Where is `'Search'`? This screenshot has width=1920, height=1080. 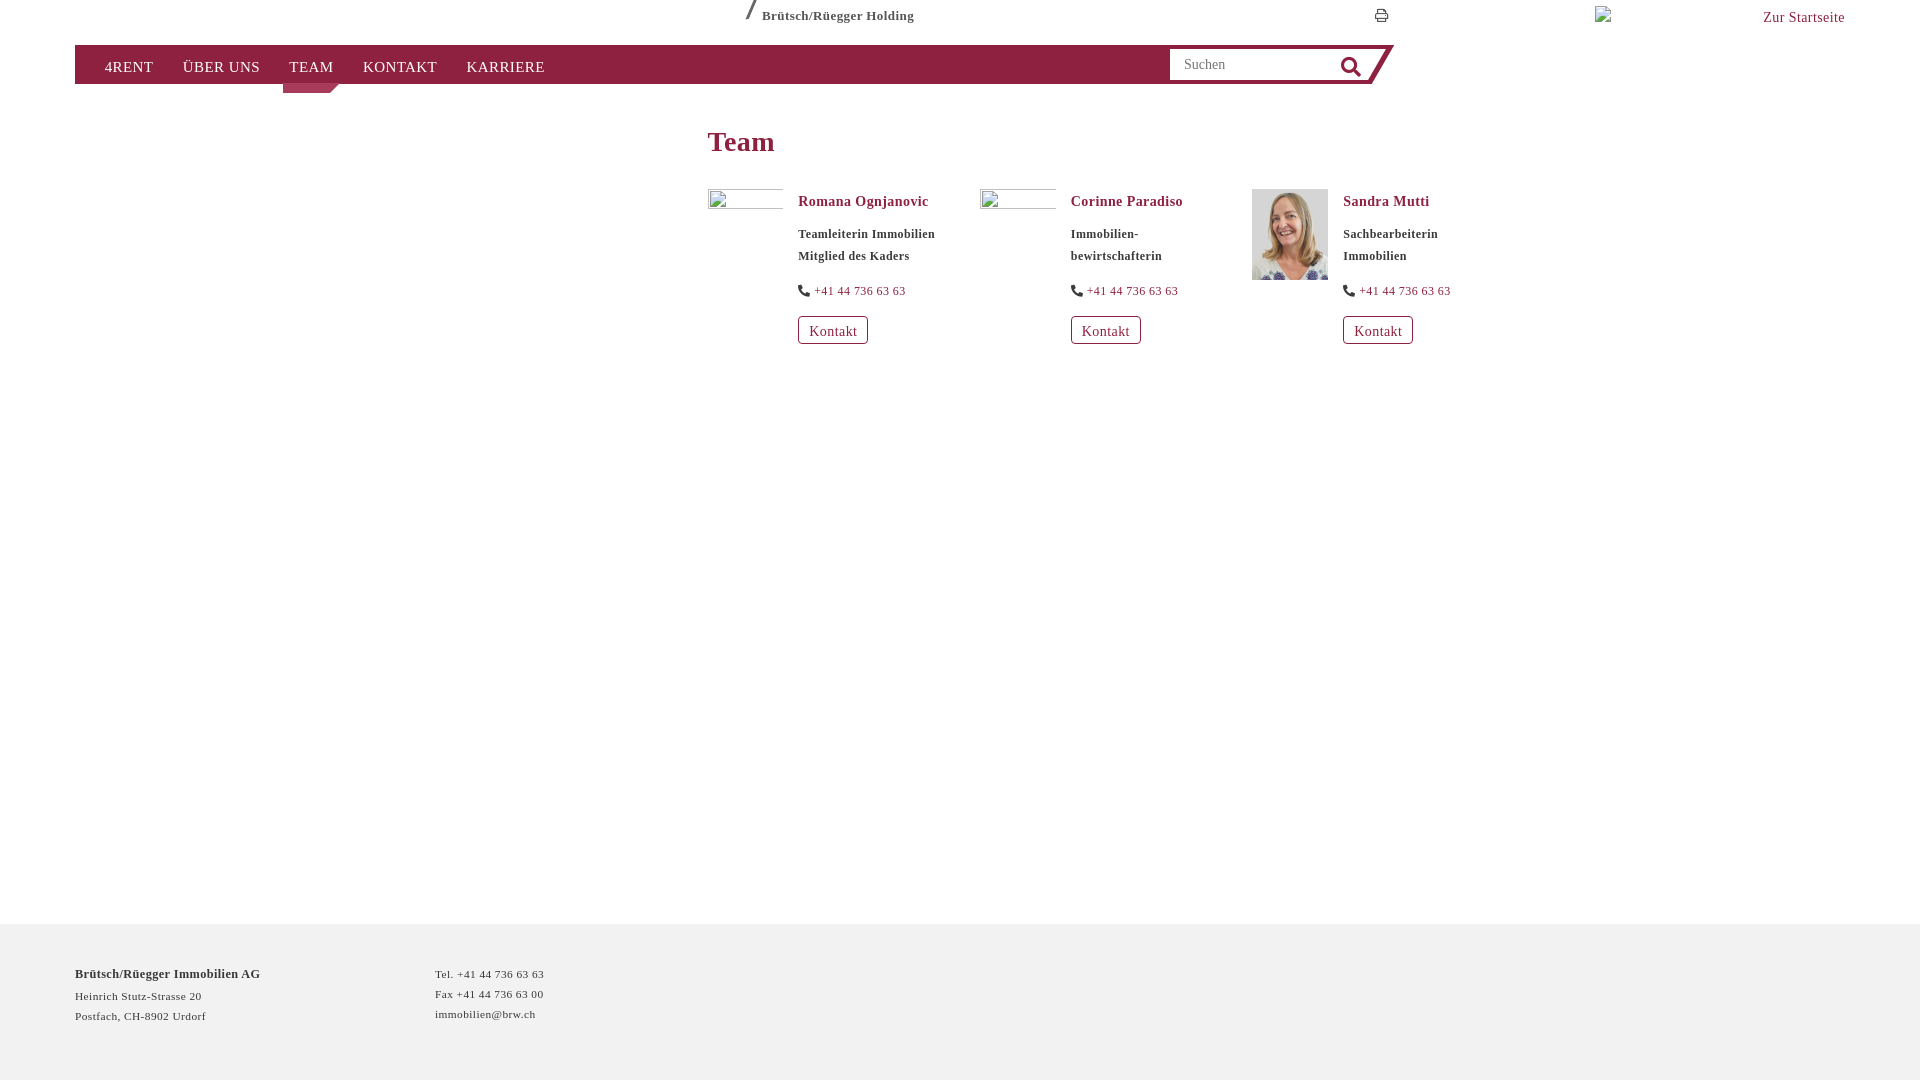 'Search' is located at coordinates (1350, 66).